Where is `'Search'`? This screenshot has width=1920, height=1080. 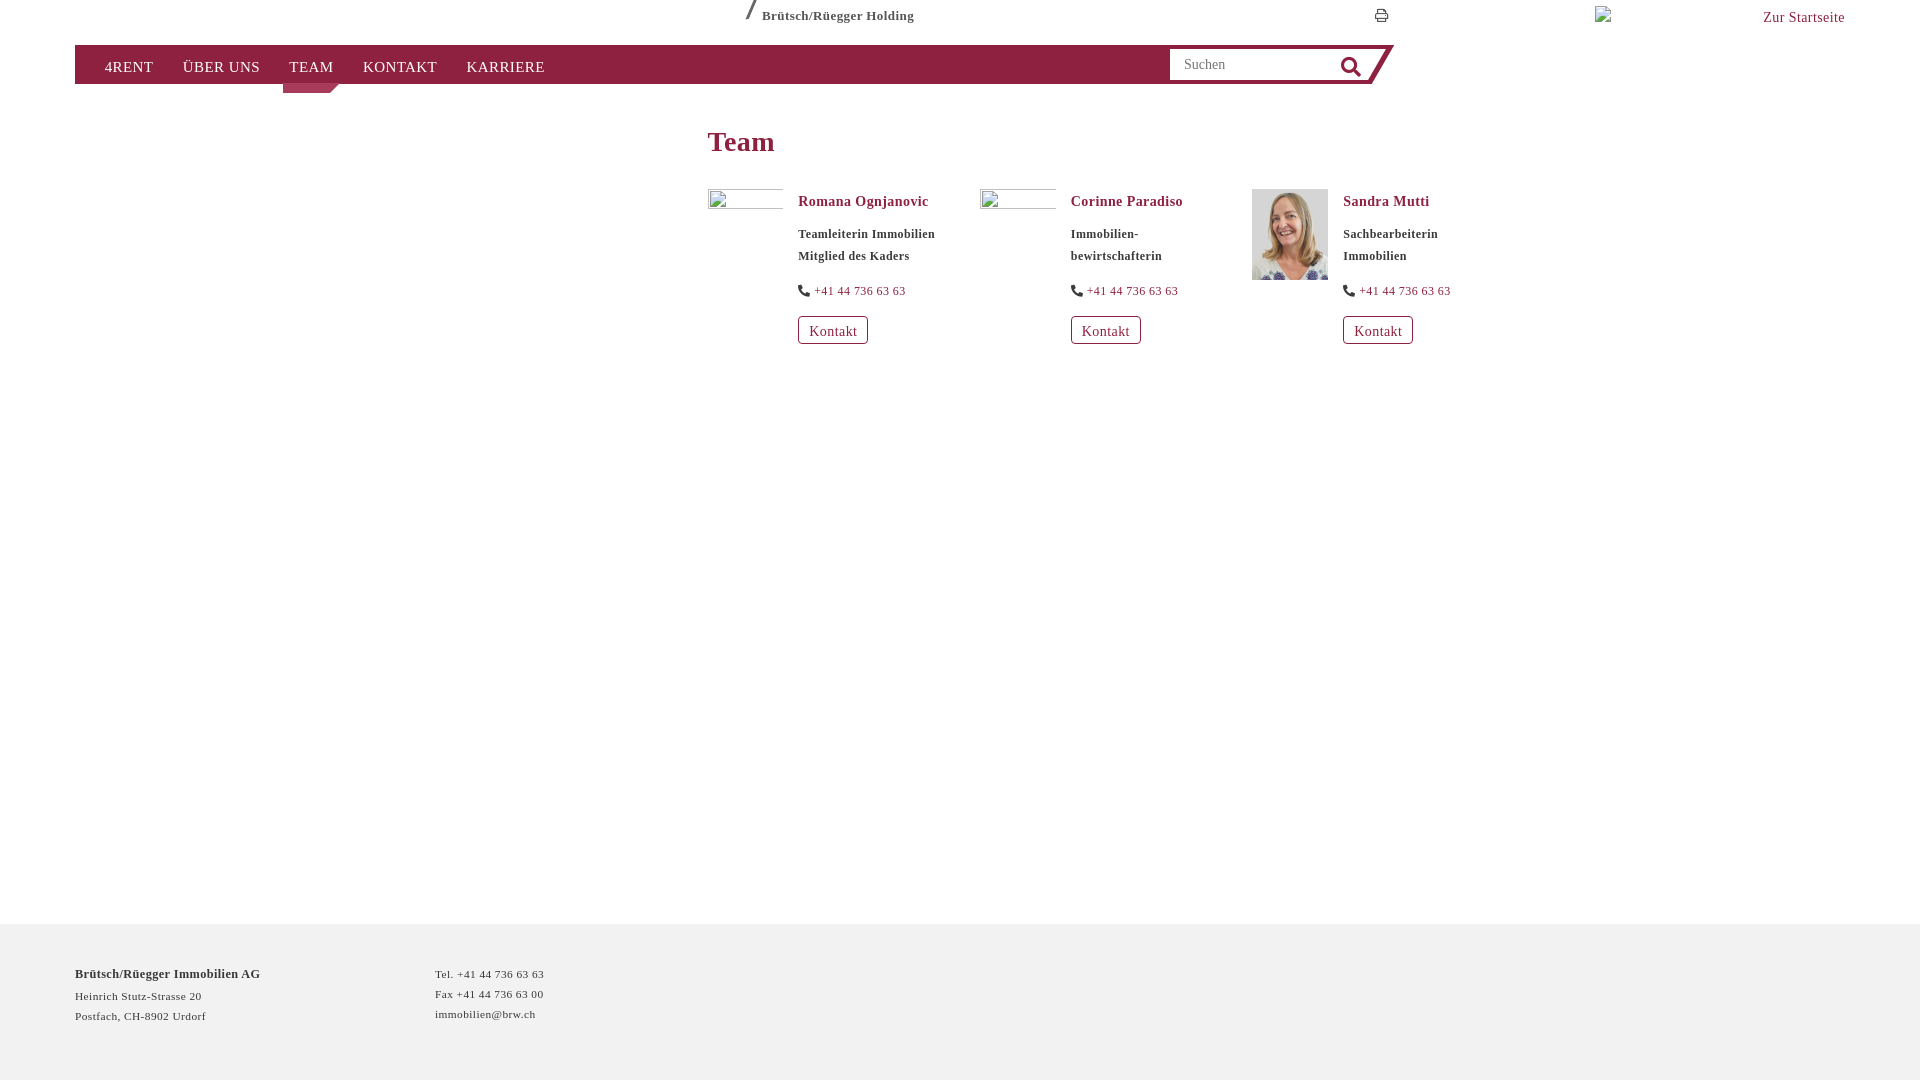 'Search' is located at coordinates (1350, 66).